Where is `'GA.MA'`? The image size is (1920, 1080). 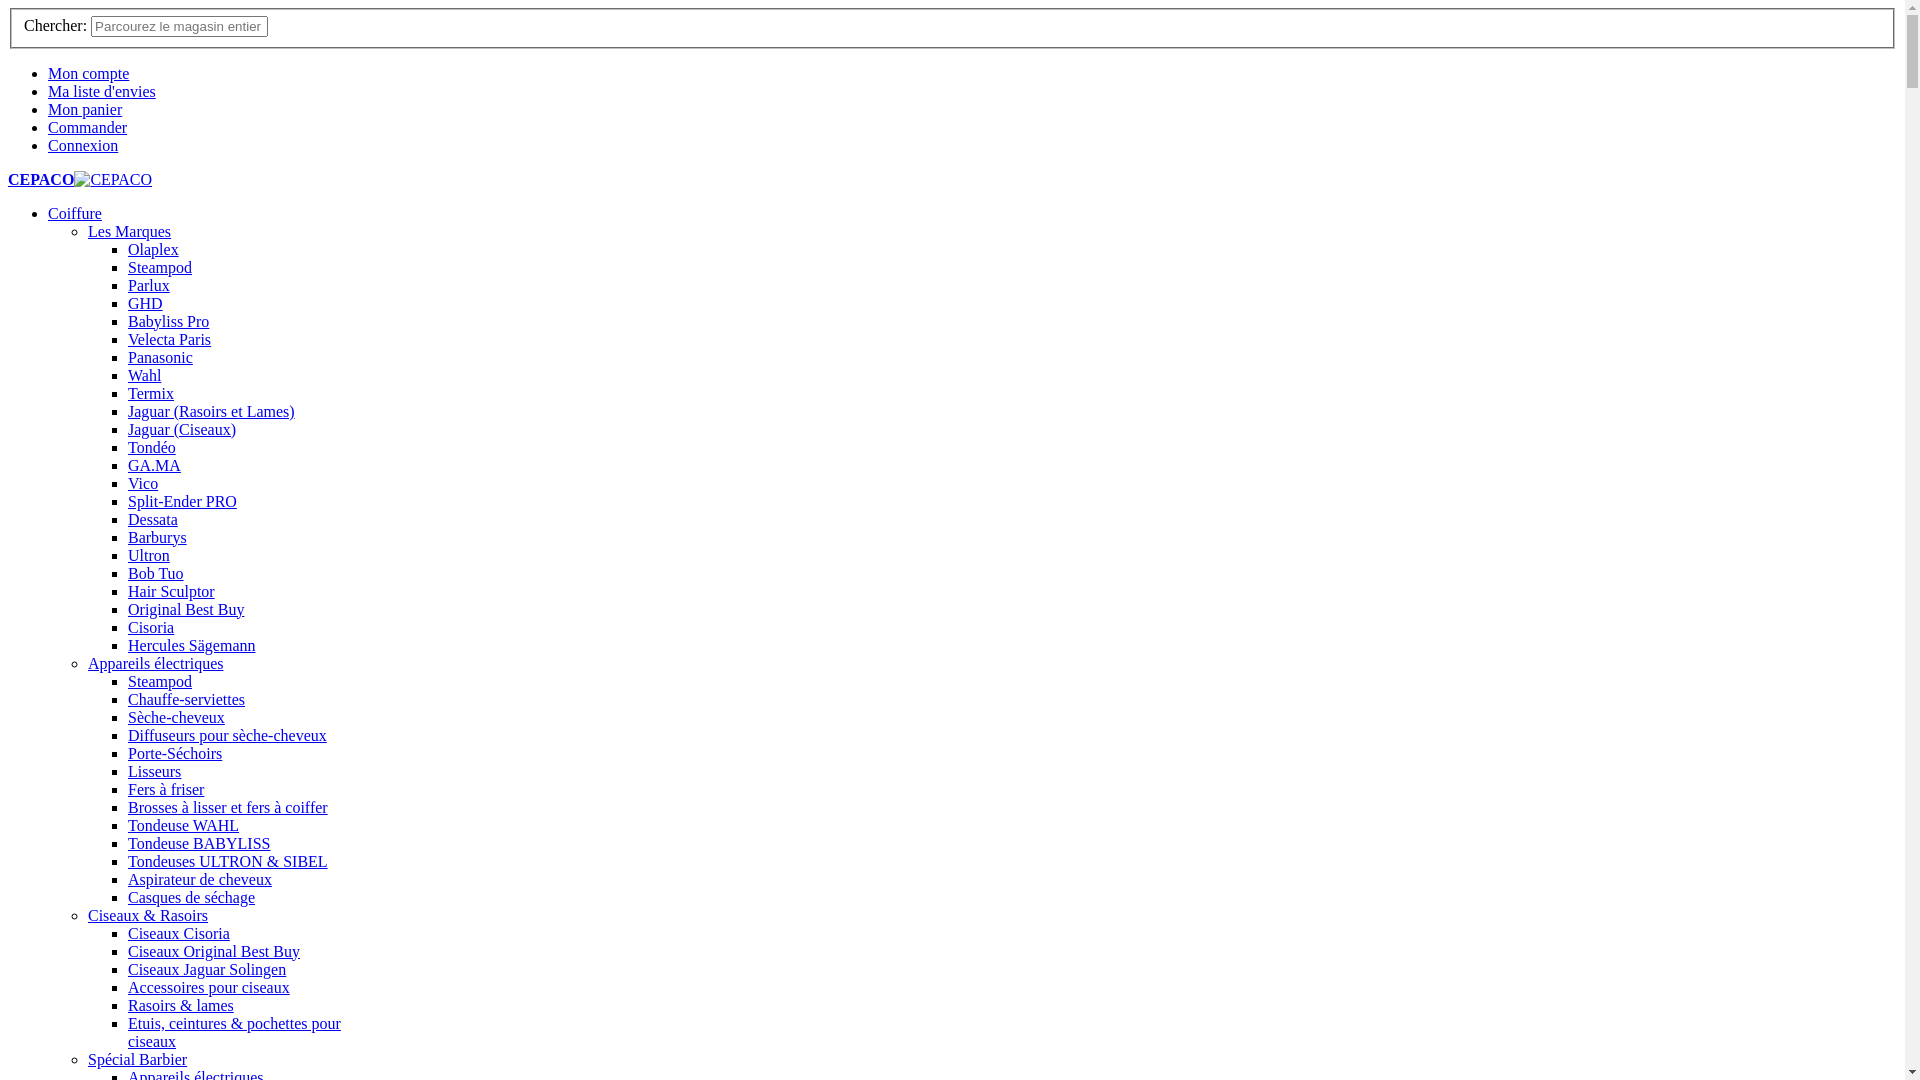 'GA.MA' is located at coordinates (153, 465).